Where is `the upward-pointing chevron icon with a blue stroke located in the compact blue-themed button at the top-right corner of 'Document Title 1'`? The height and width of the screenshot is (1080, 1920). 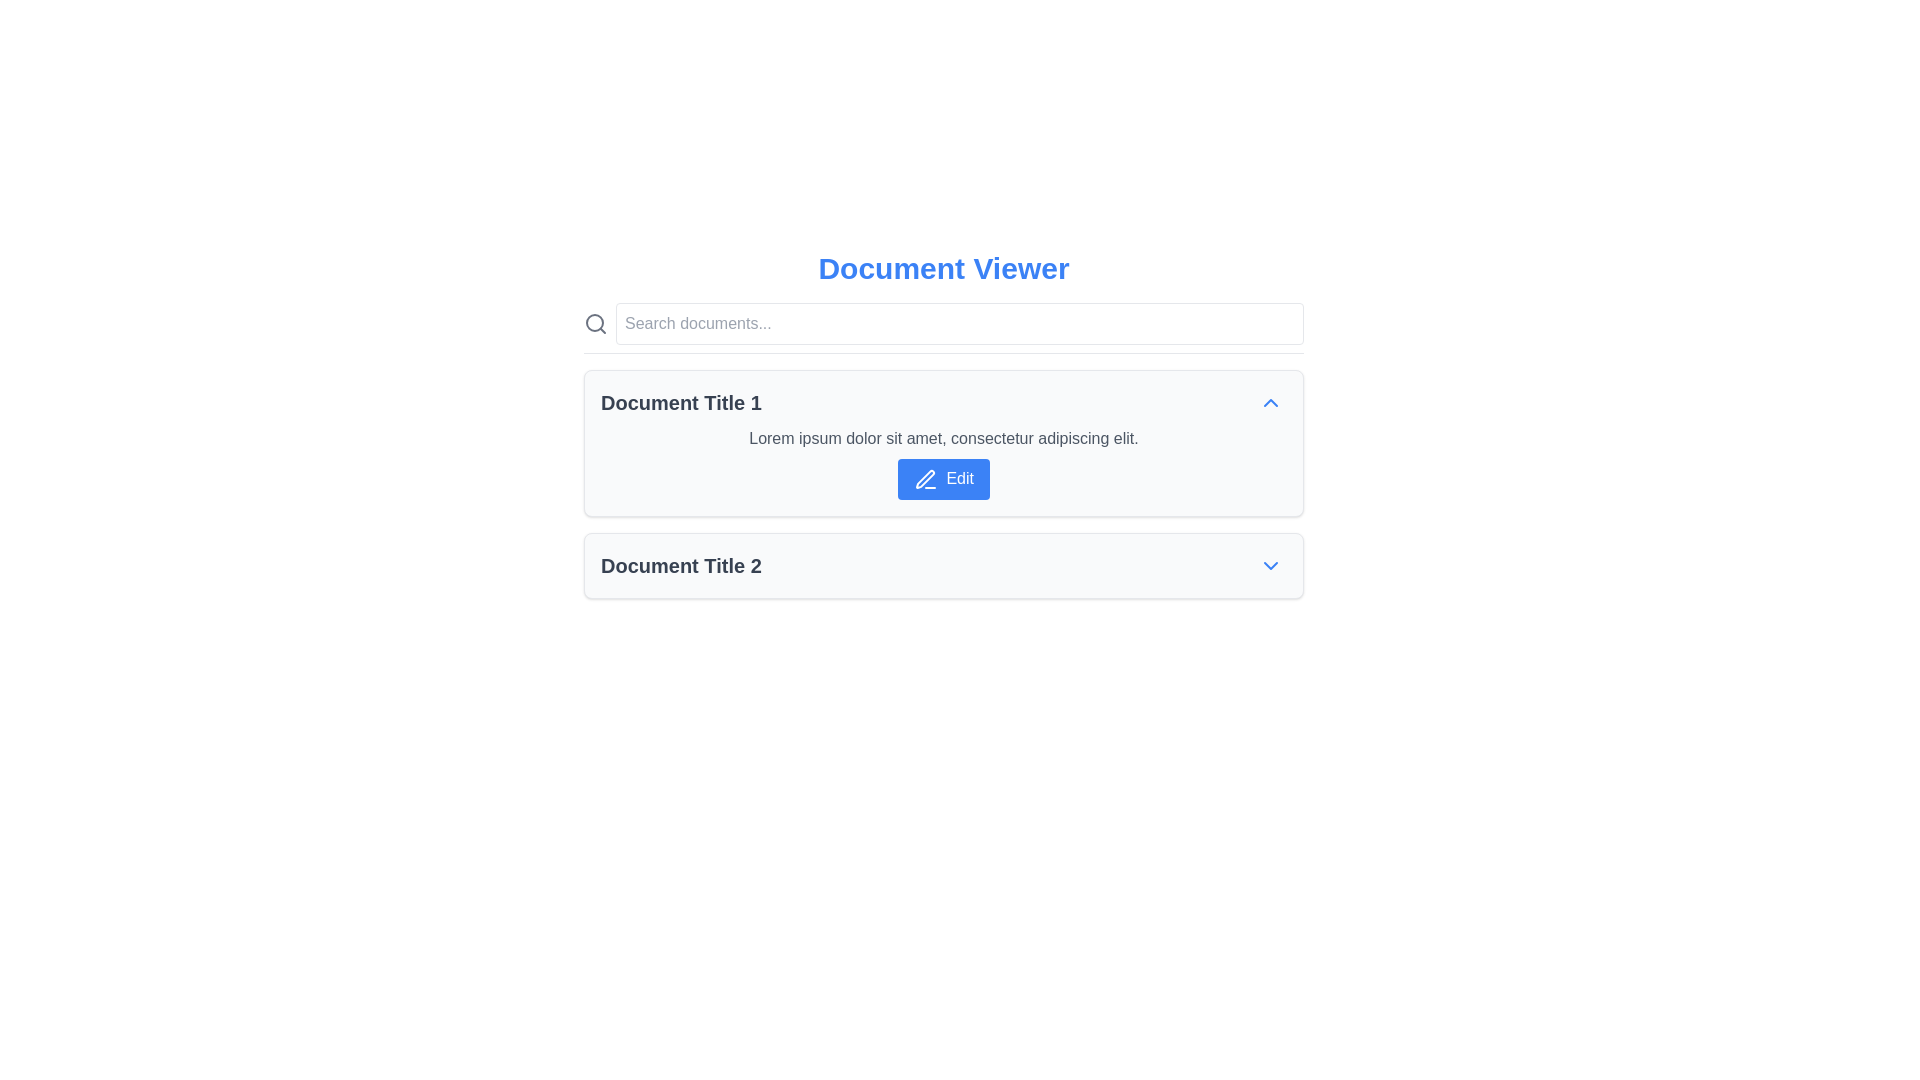 the upward-pointing chevron icon with a blue stroke located in the compact blue-themed button at the top-right corner of 'Document Title 1' is located at coordinates (1270, 402).